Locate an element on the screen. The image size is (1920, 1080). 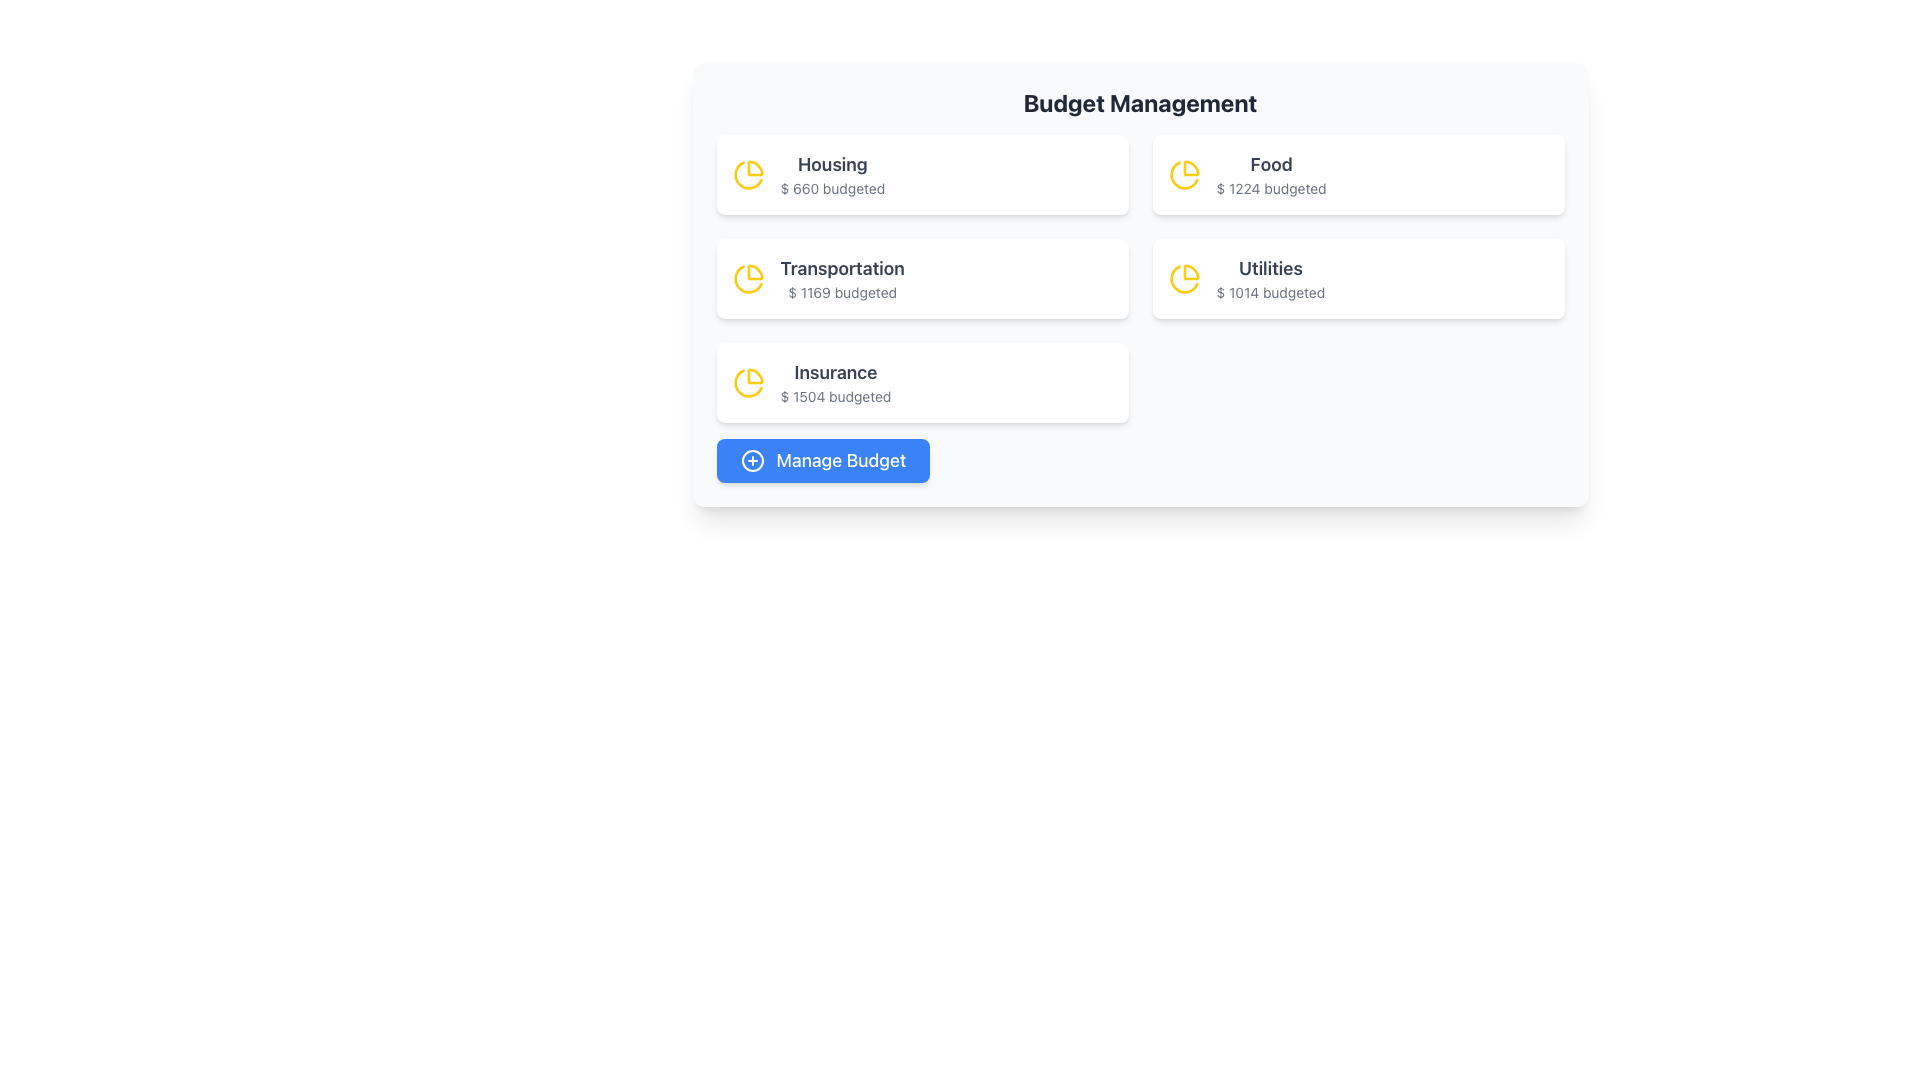
the upper segment of the pie chart icon representing the 'Utilities' category in the Budget Management panel is located at coordinates (1191, 272).